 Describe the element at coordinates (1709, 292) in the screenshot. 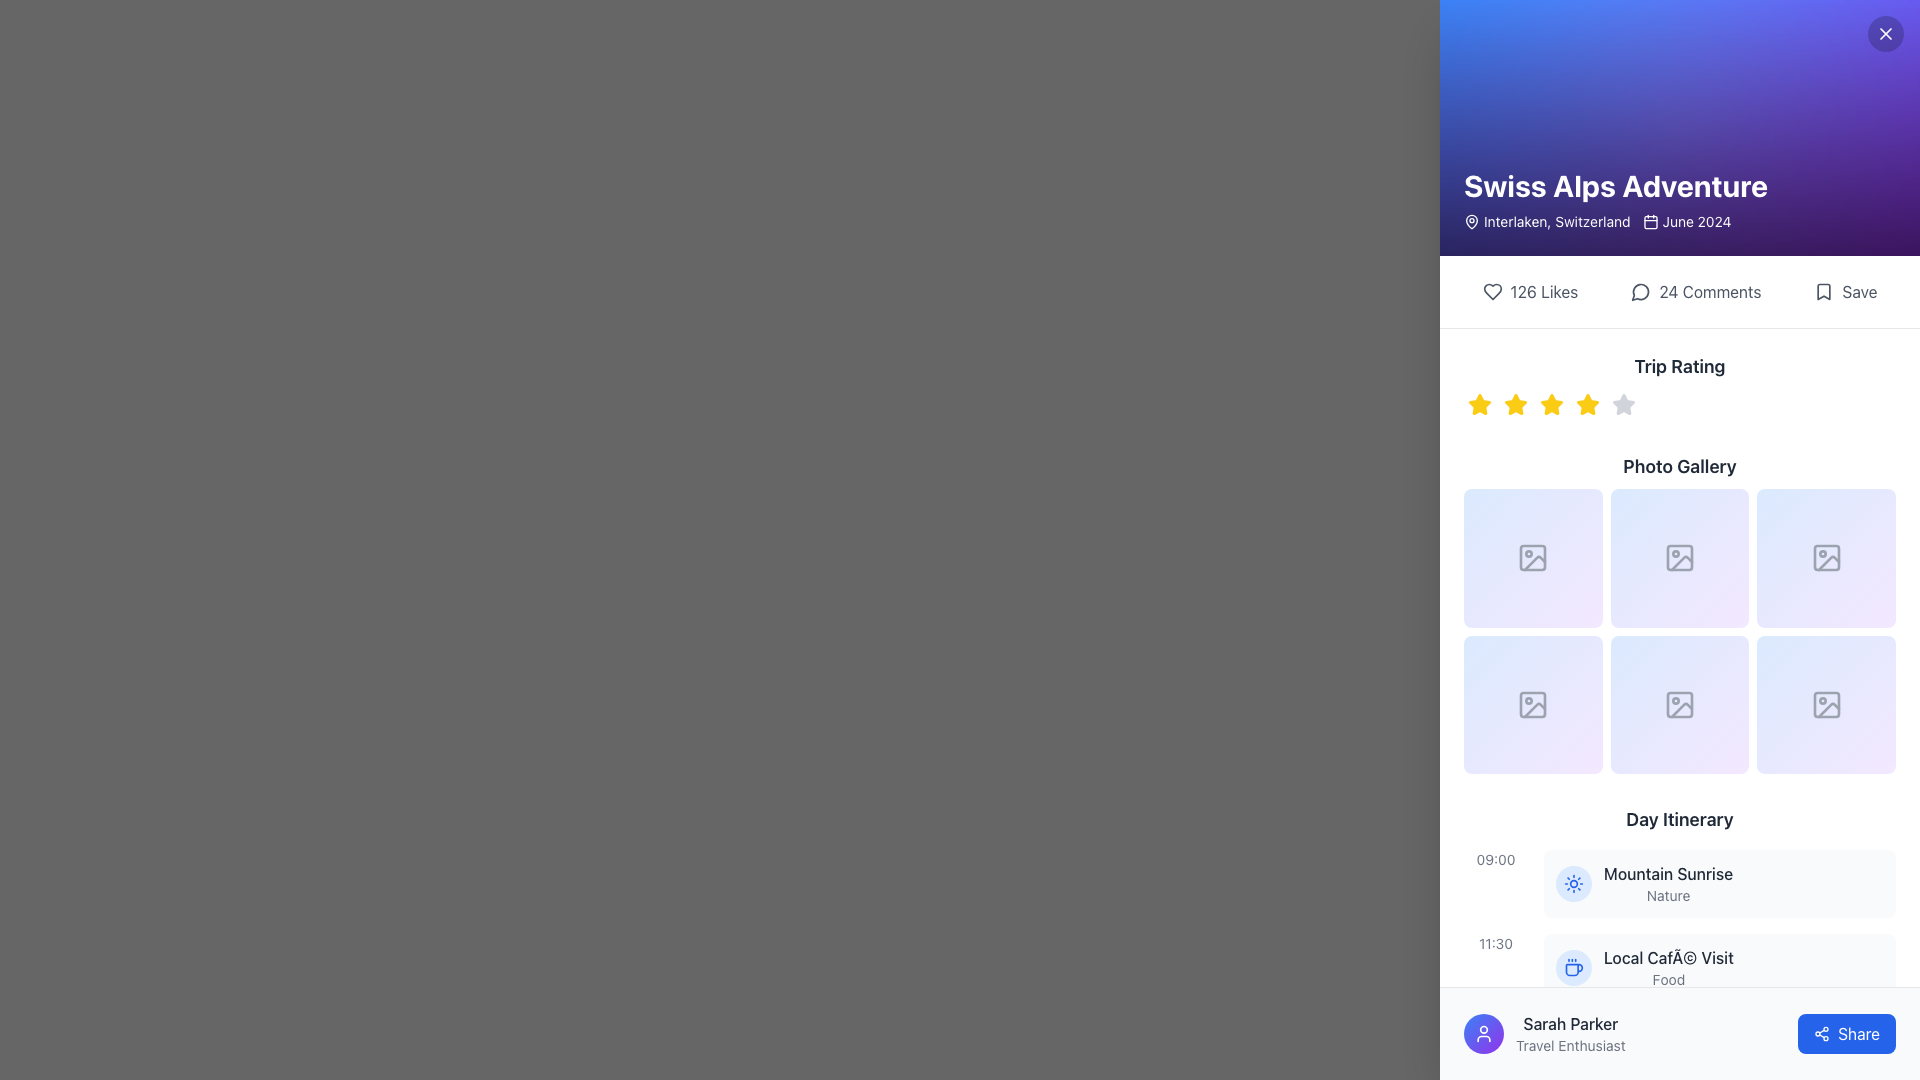

I see `the Text Label indicating the number of comments associated with the content` at that location.